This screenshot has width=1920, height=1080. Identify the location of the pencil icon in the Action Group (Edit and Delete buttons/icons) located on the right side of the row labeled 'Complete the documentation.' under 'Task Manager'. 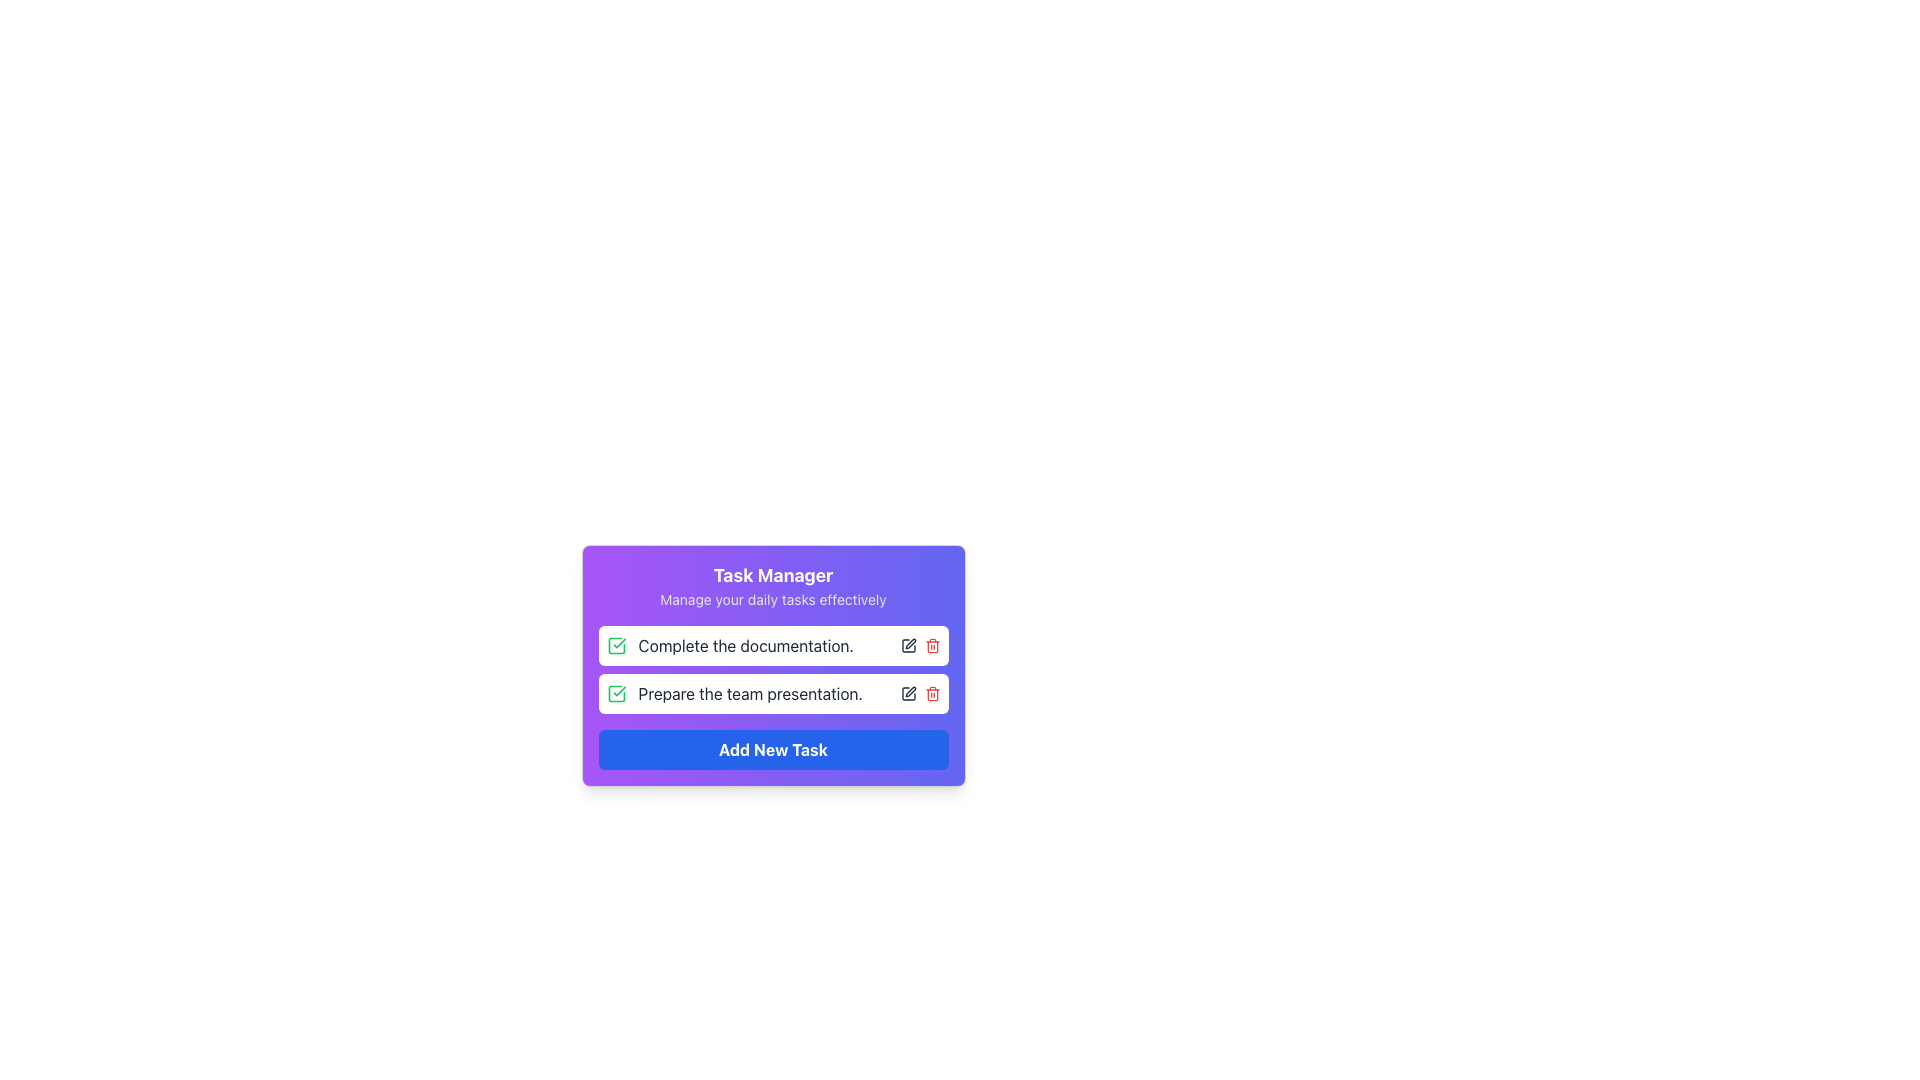
(919, 645).